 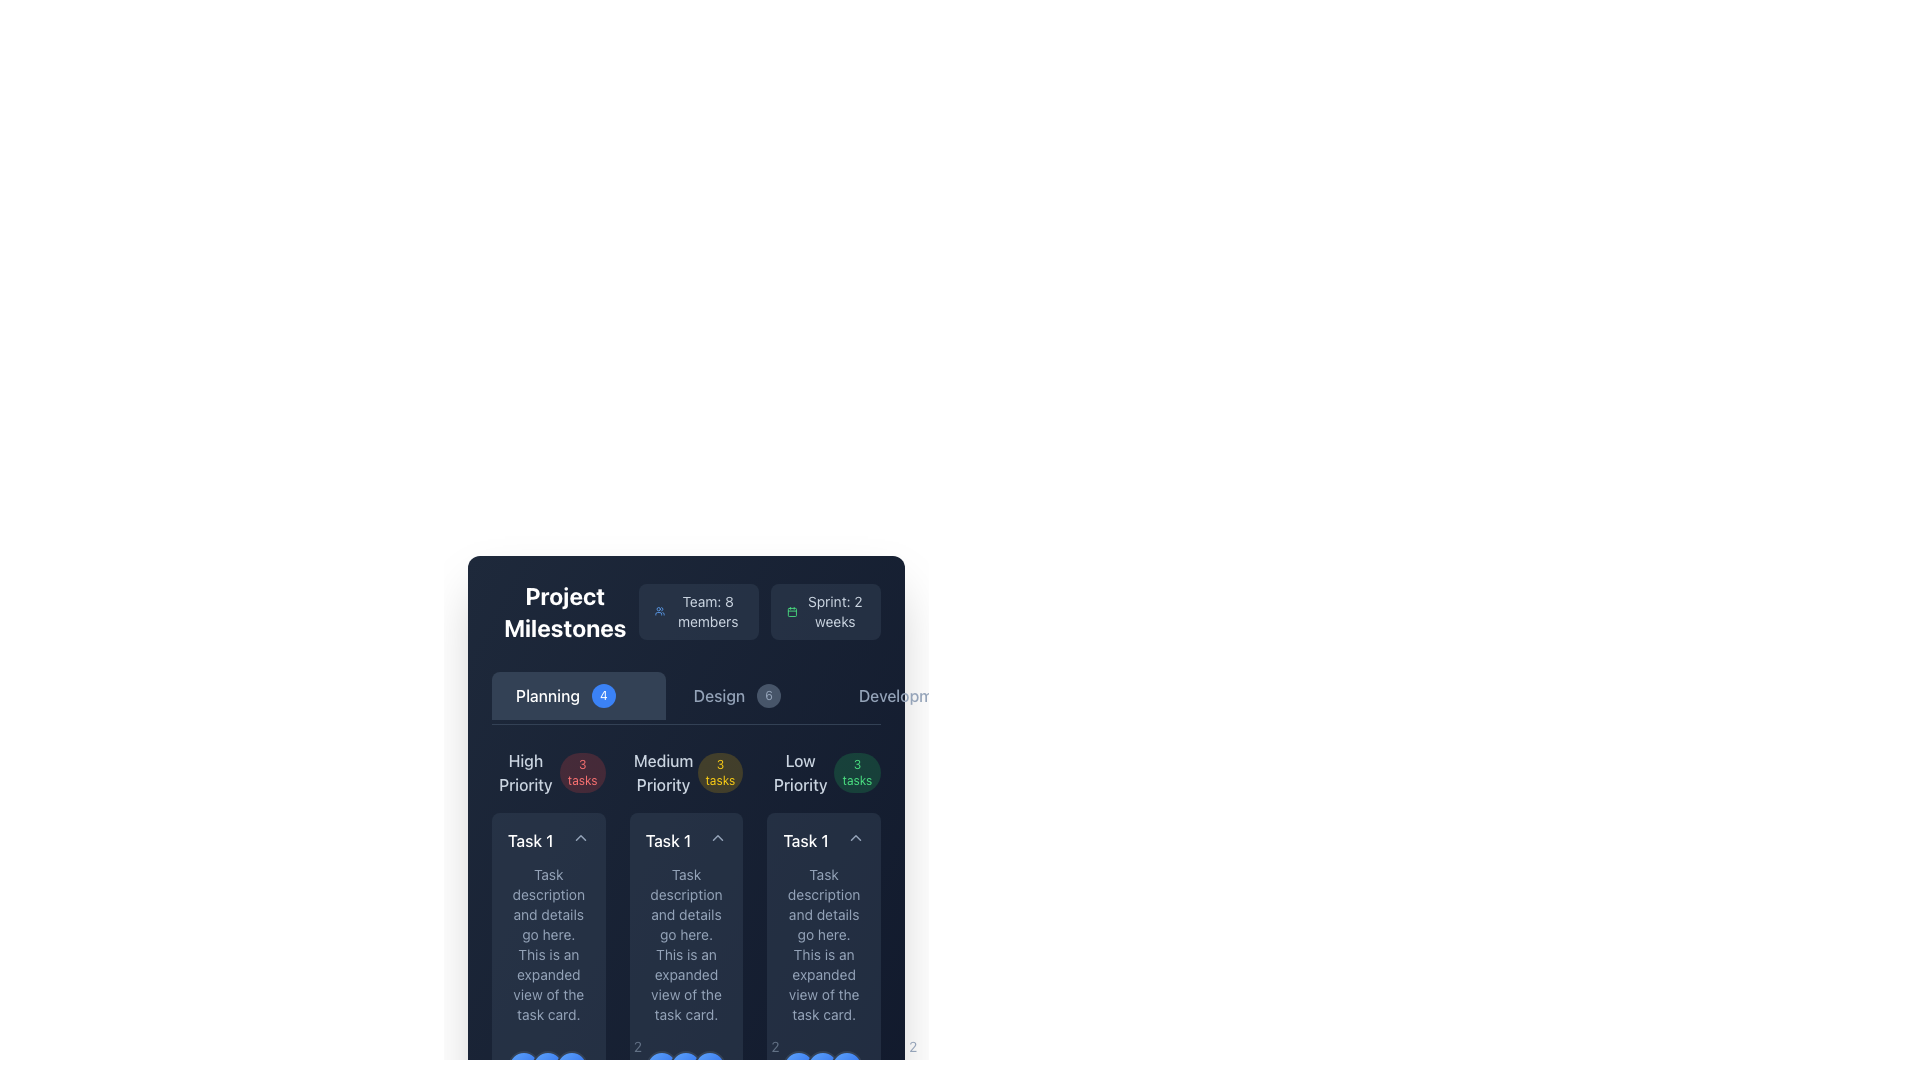 What do you see at coordinates (602, 694) in the screenshot?
I see `the Badge indicating the count of tasks for 'Planning', which is positioned to the right of the 'Planning' text` at bounding box center [602, 694].